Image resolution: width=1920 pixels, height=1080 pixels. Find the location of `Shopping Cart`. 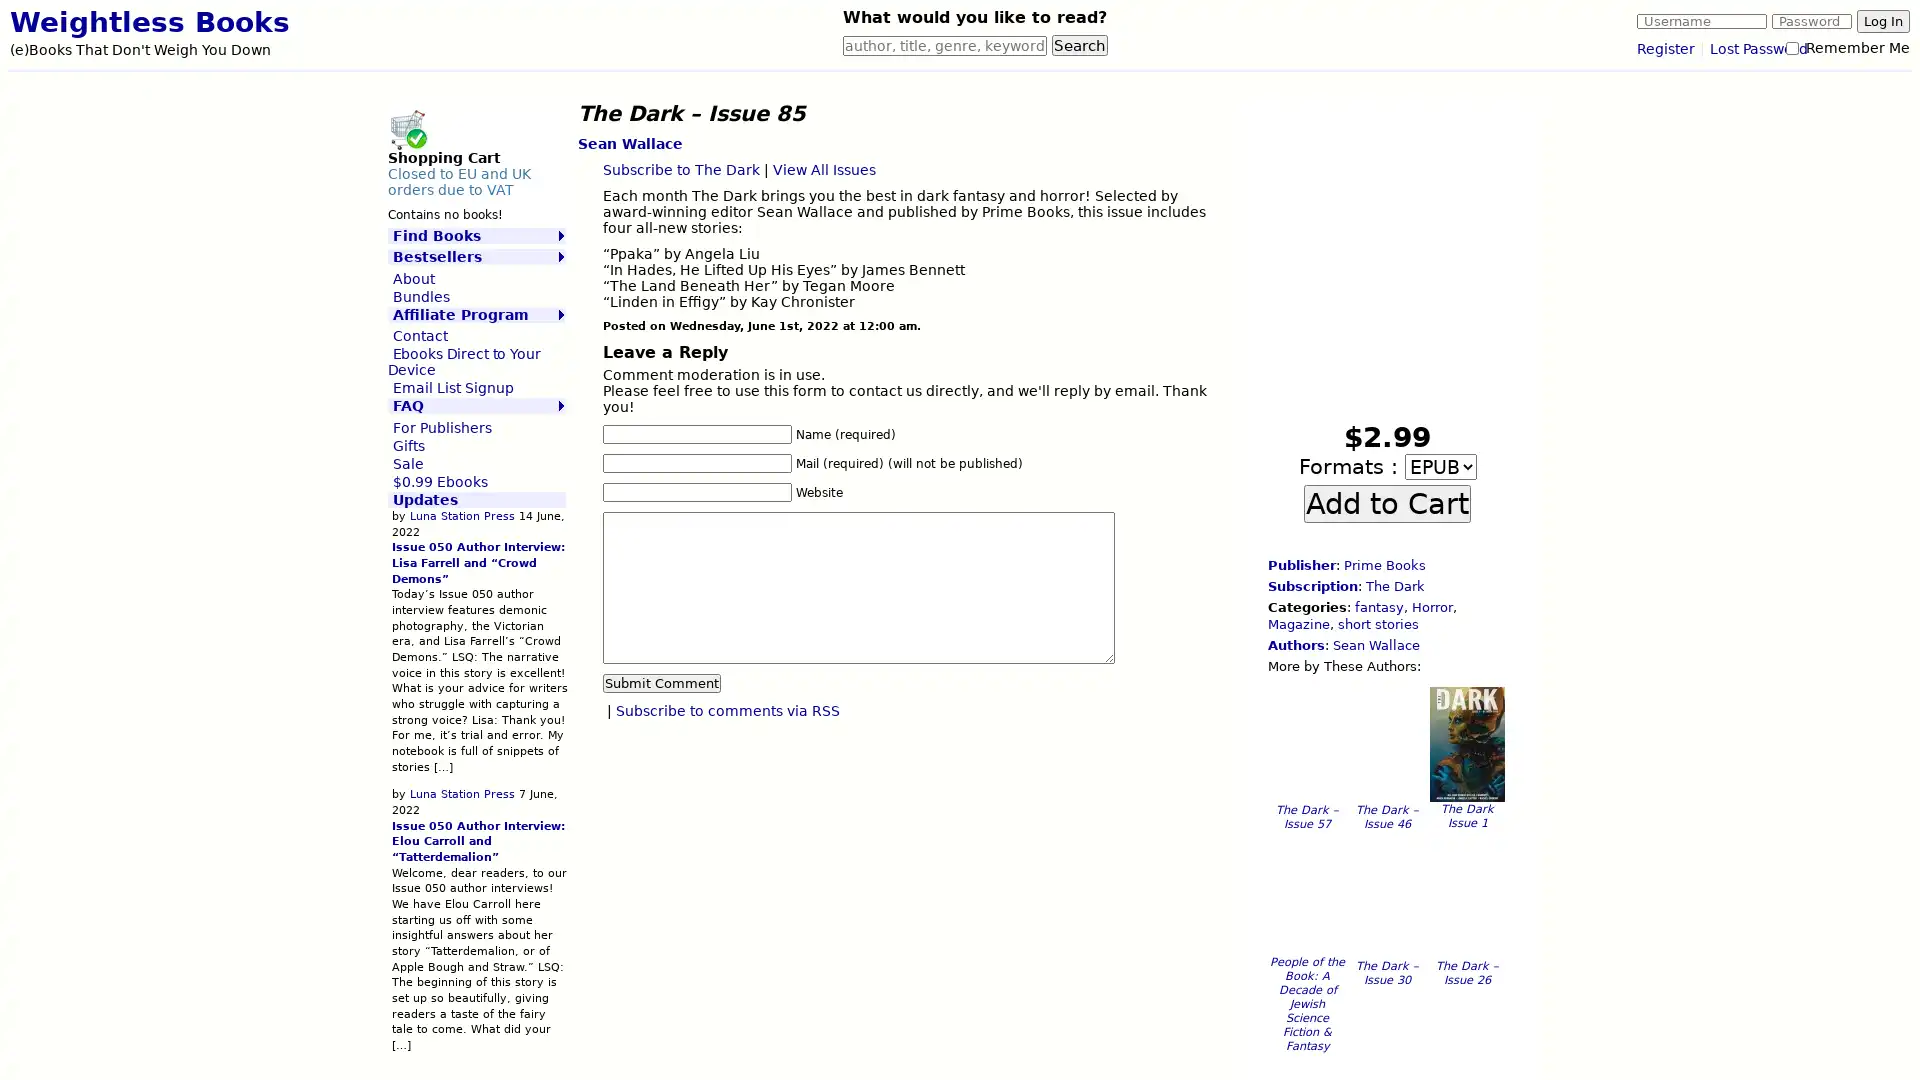

Shopping Cart is located at coordinates (406, 128).